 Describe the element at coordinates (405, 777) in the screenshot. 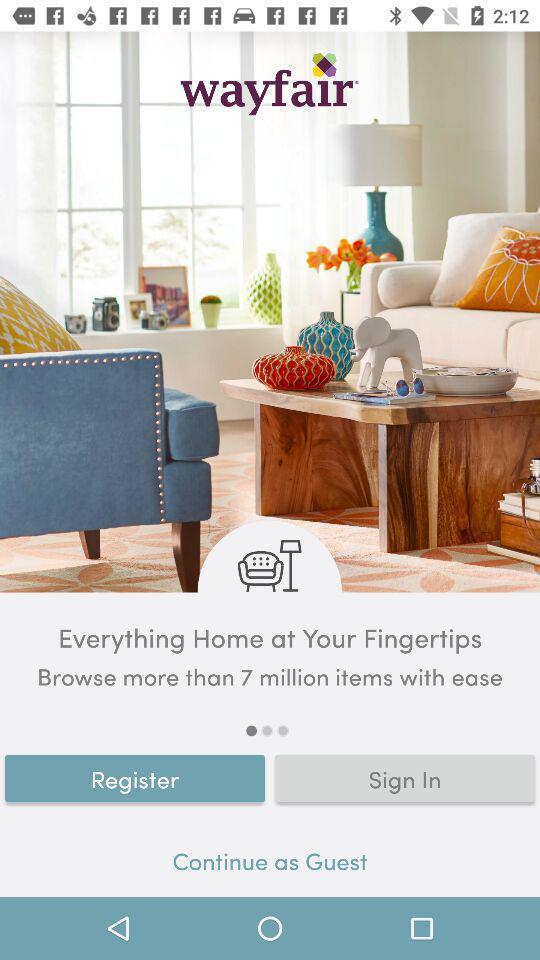

I see `the item next to the register item` at that location.